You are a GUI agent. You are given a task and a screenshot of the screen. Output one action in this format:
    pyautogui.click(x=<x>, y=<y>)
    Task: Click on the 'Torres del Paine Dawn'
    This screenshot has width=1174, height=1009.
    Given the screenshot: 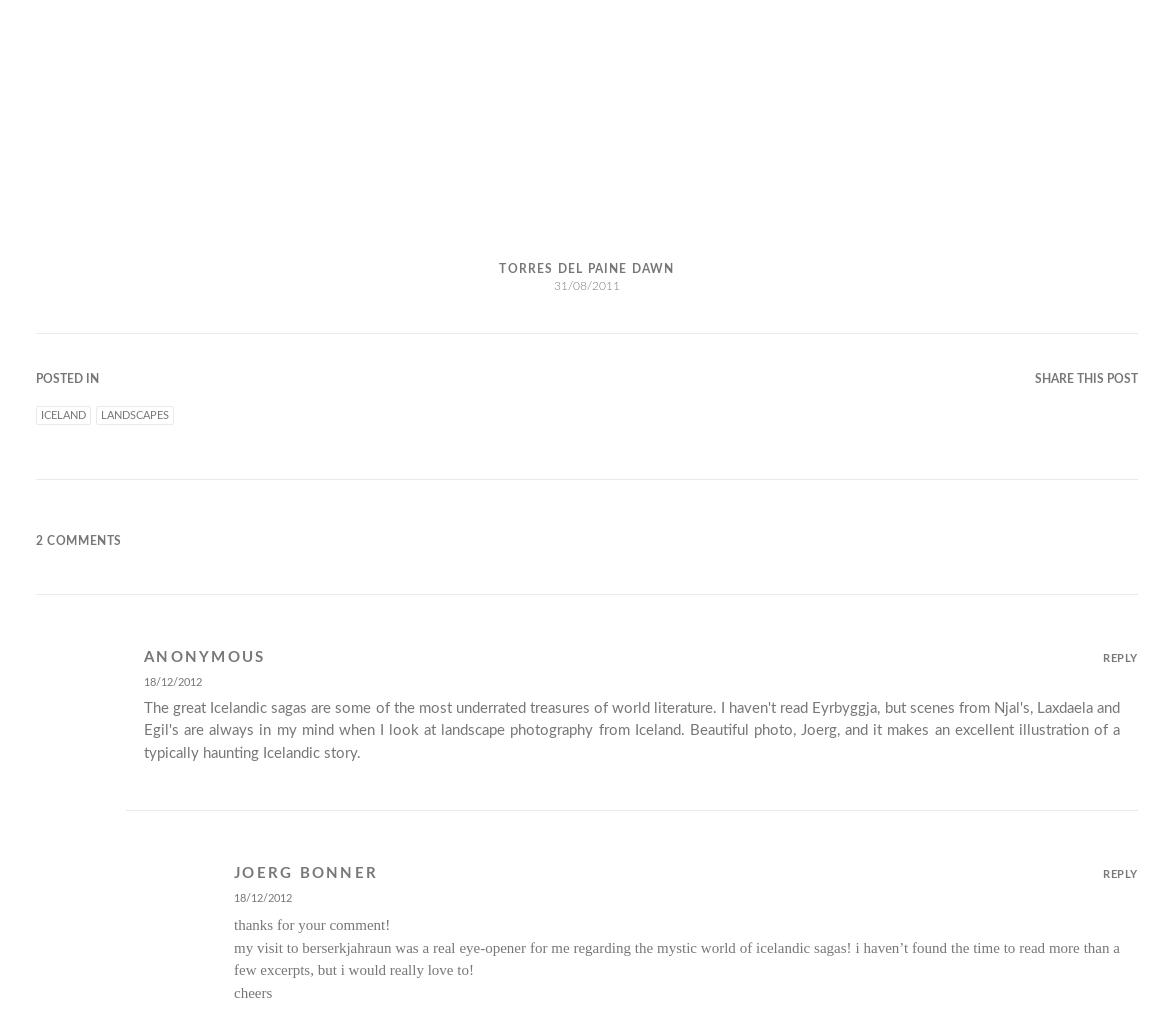 What is the action you would take?
    pyautogui.click(x=585, y=266)
    